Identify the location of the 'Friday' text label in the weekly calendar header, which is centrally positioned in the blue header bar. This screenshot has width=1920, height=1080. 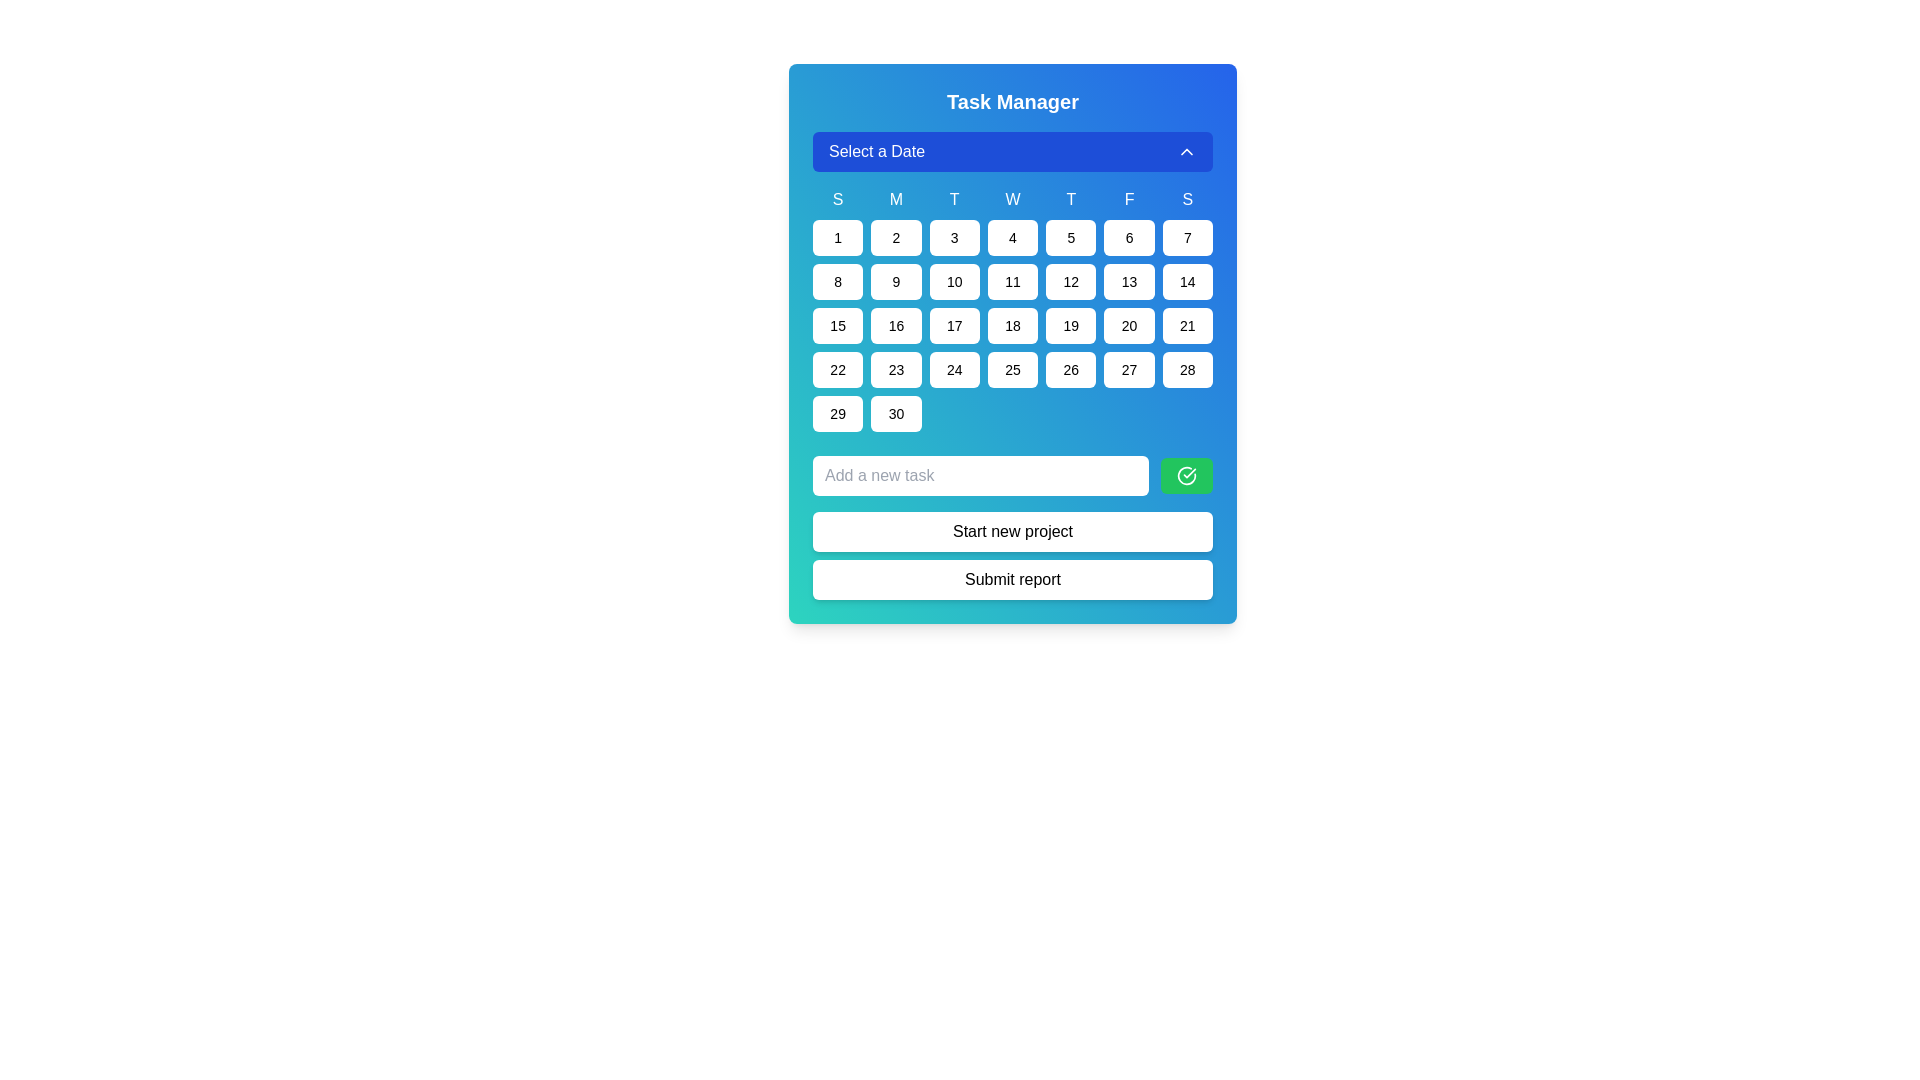
(1129, 200).